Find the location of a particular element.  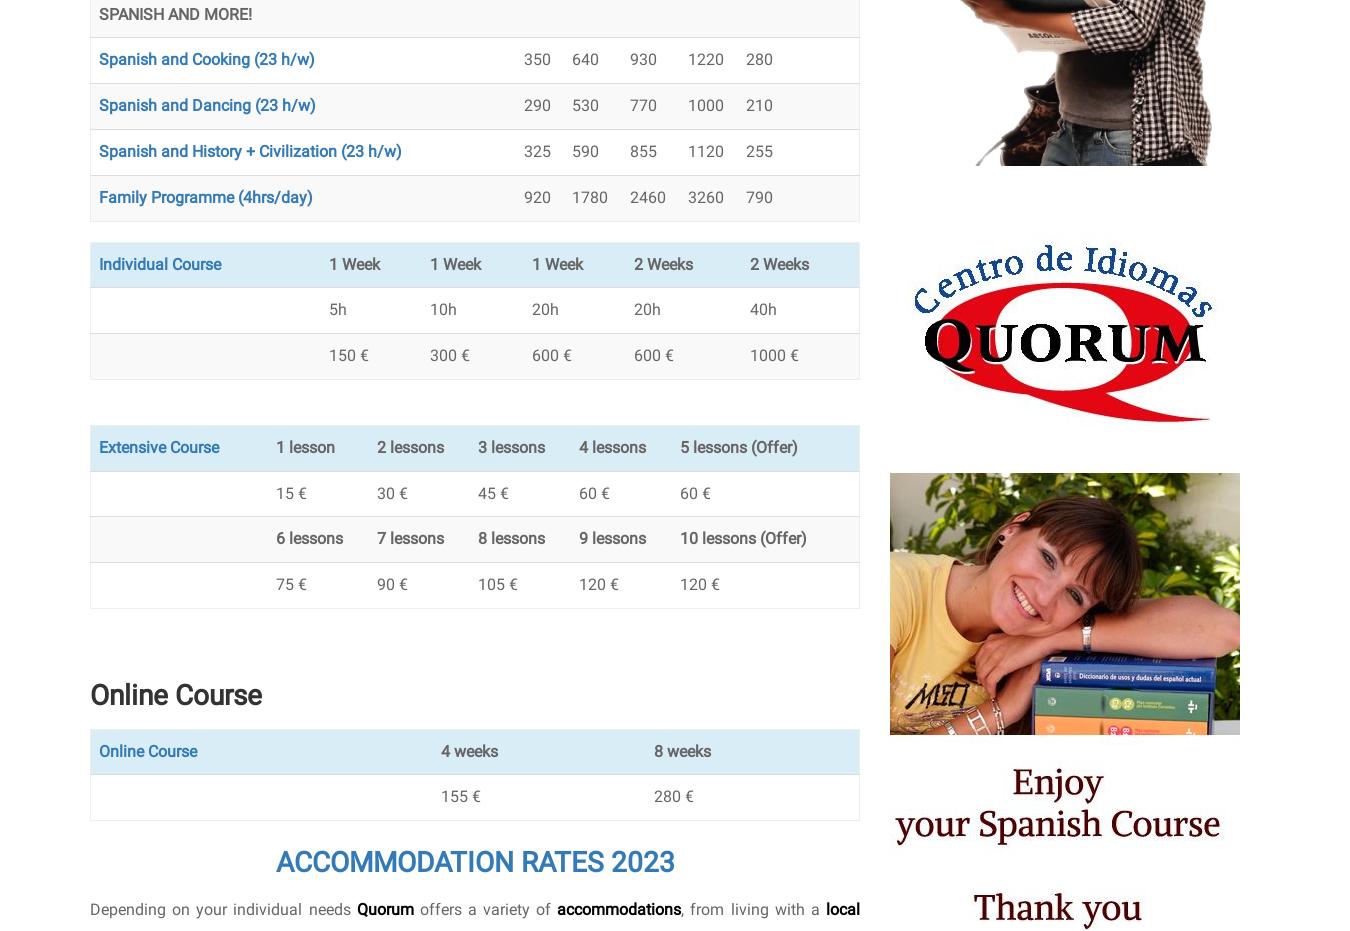

'Spanish and Dancing  (23 h/w)' is located at coordinates (207, 105).